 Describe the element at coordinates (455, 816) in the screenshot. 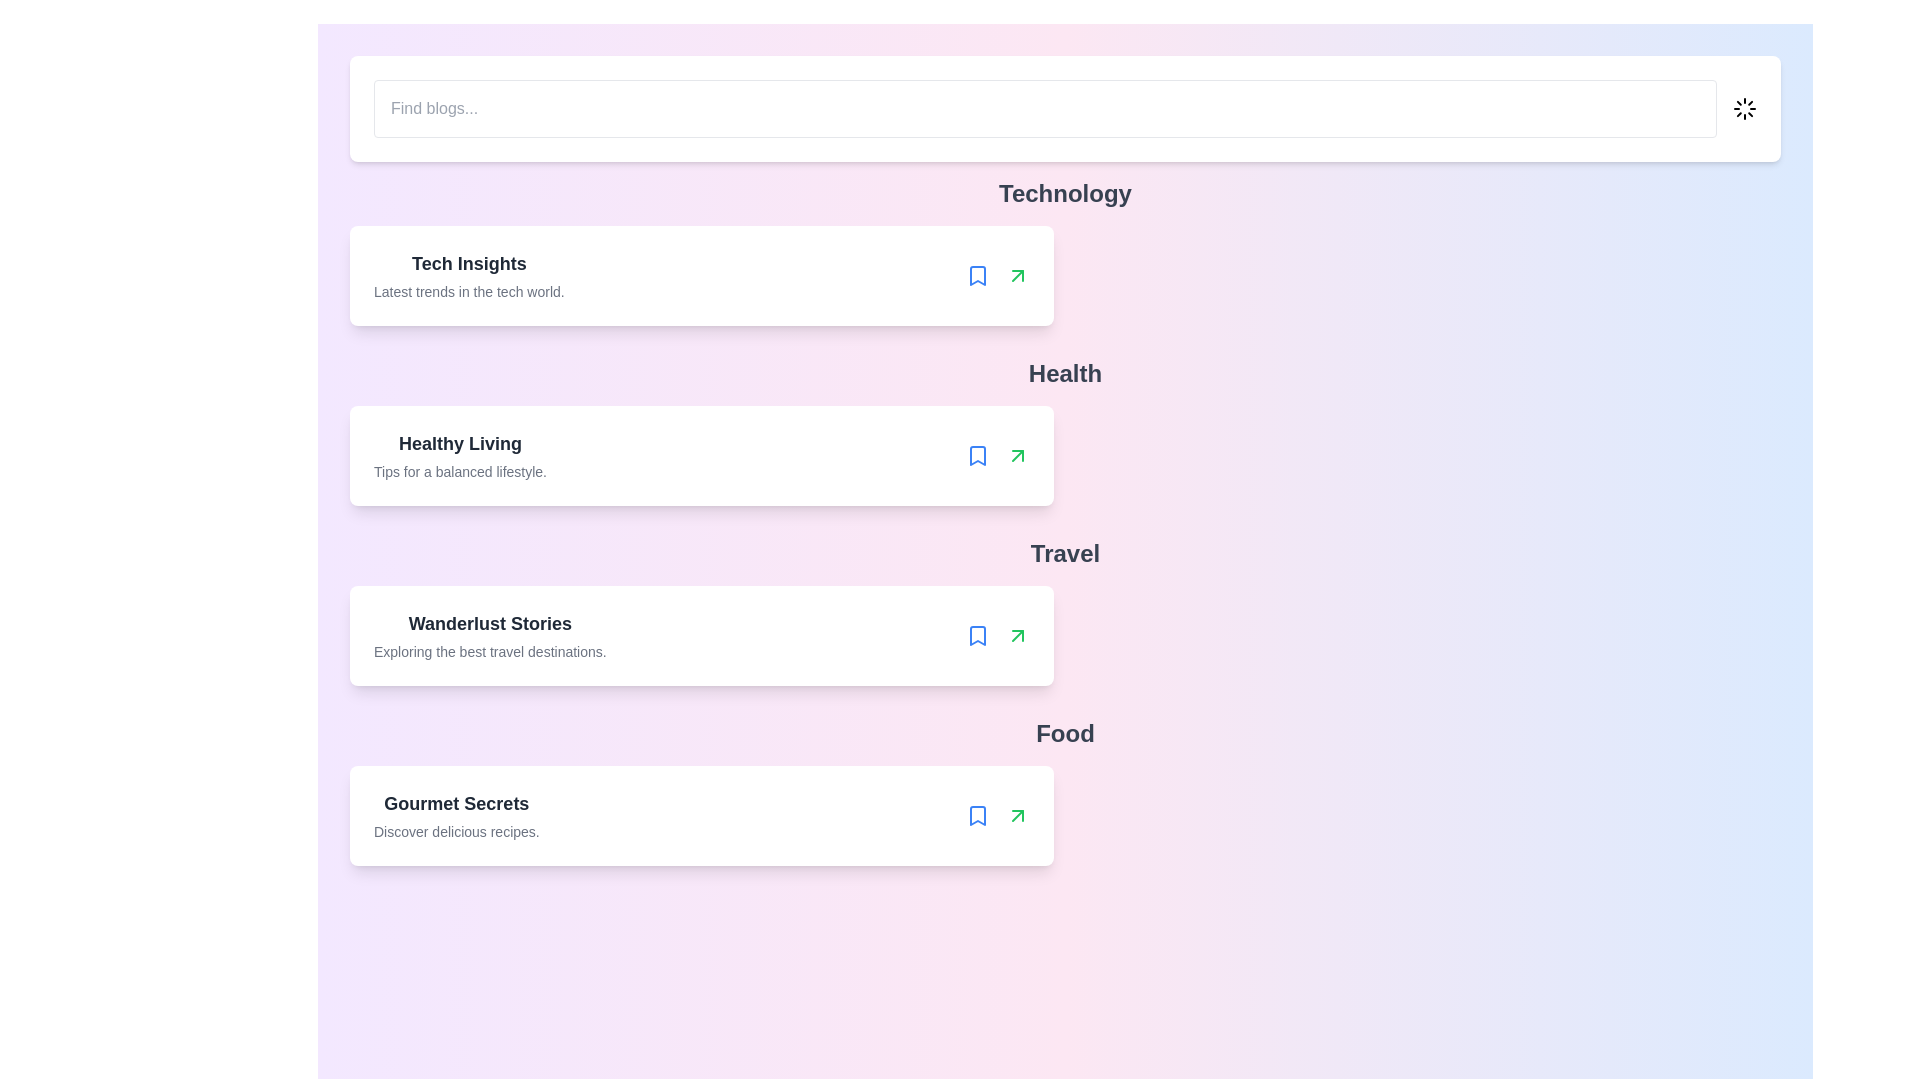

I see `header 'Gourmet Secrets' and the subtitle 'Discover delicious recipes.' to understand the content of the Food category section` at that location.